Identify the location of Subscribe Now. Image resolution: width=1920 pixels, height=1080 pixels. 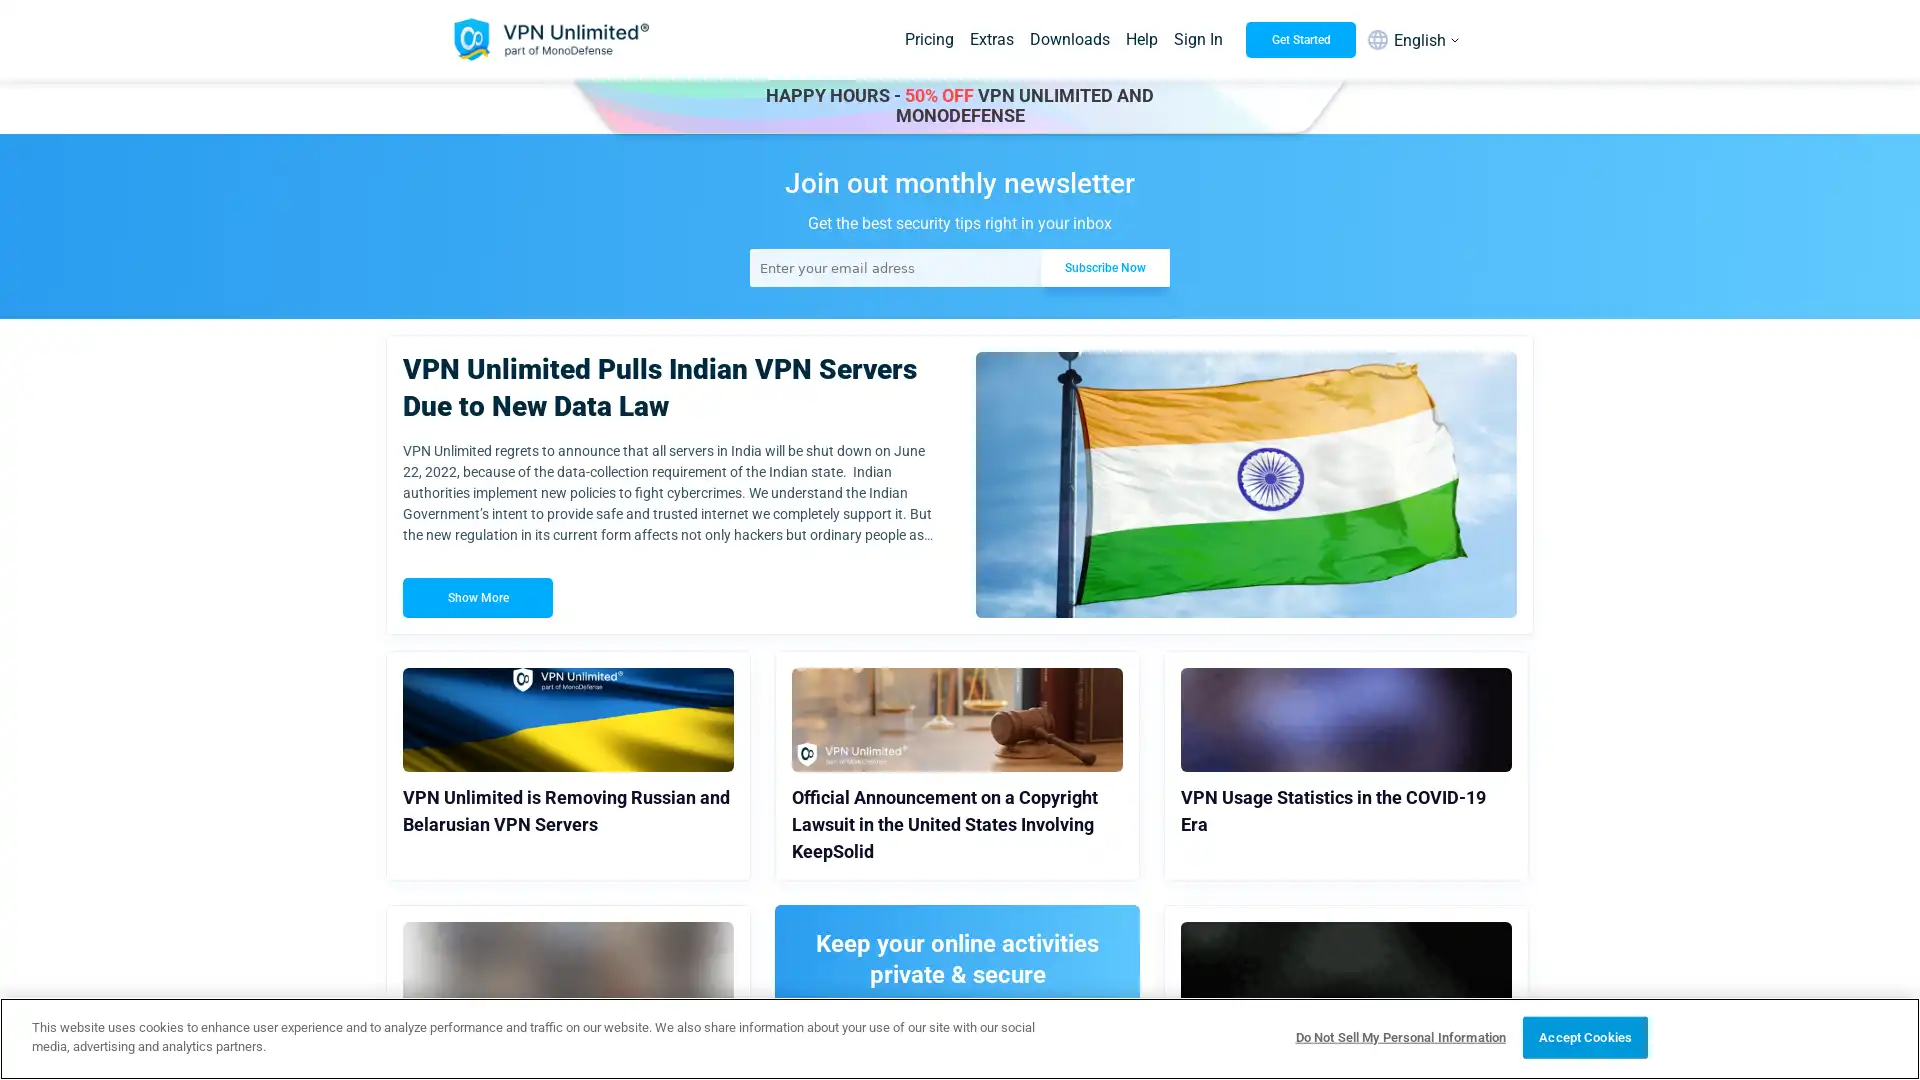
(1104, 266).